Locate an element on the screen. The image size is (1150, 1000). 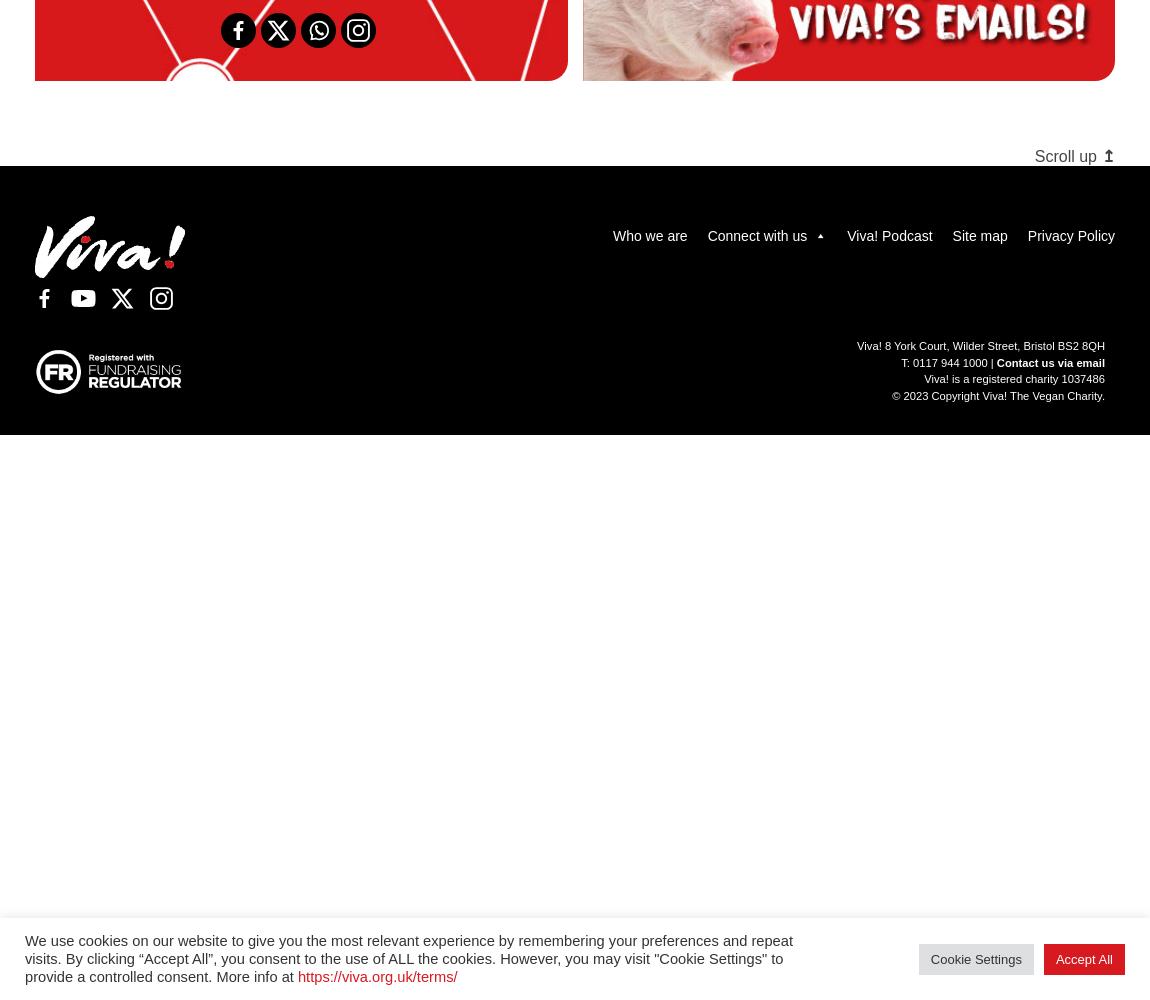
'Contact us via email' is located at coordinates (1050, 361).